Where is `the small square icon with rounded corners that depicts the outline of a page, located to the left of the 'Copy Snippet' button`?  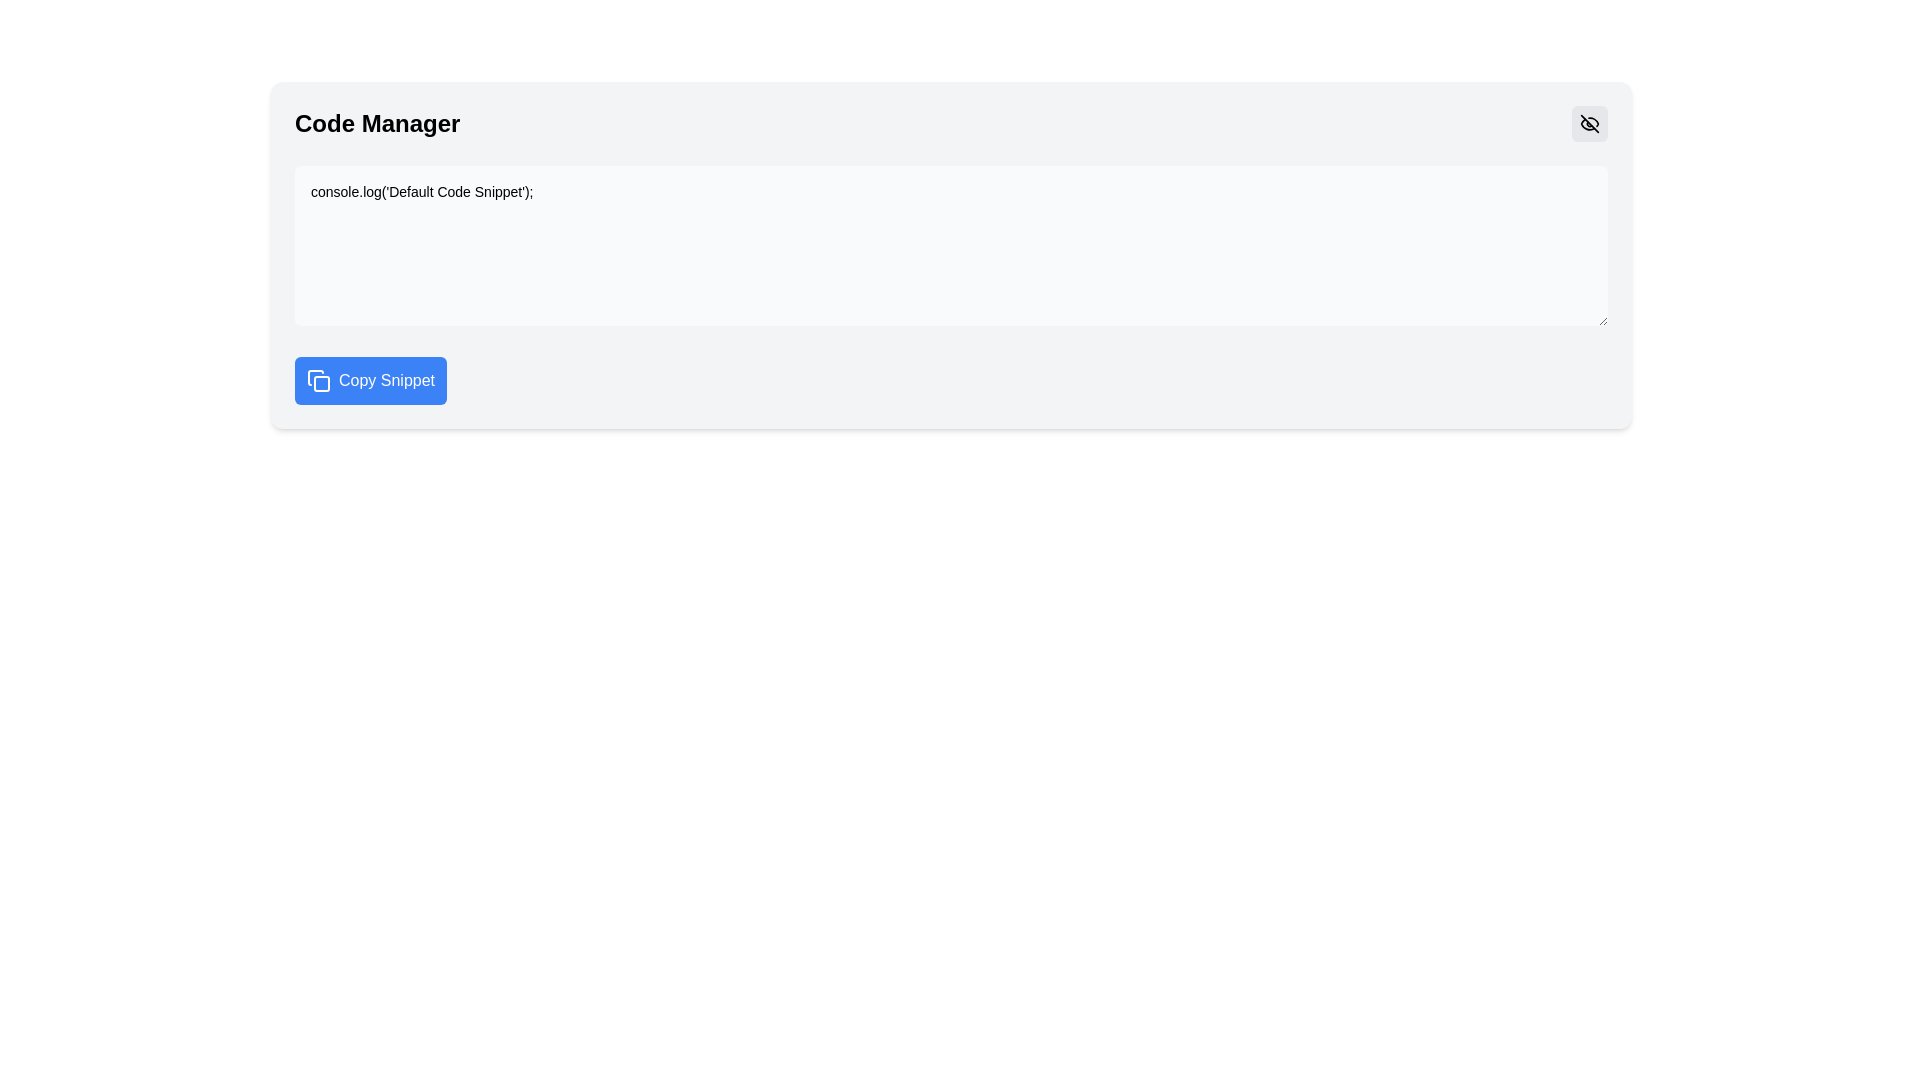
the small square icon with rounded corners that depicts the outline of a page, located to the left of the 'Copy Snippet' button is located at coordinates (317, 381).